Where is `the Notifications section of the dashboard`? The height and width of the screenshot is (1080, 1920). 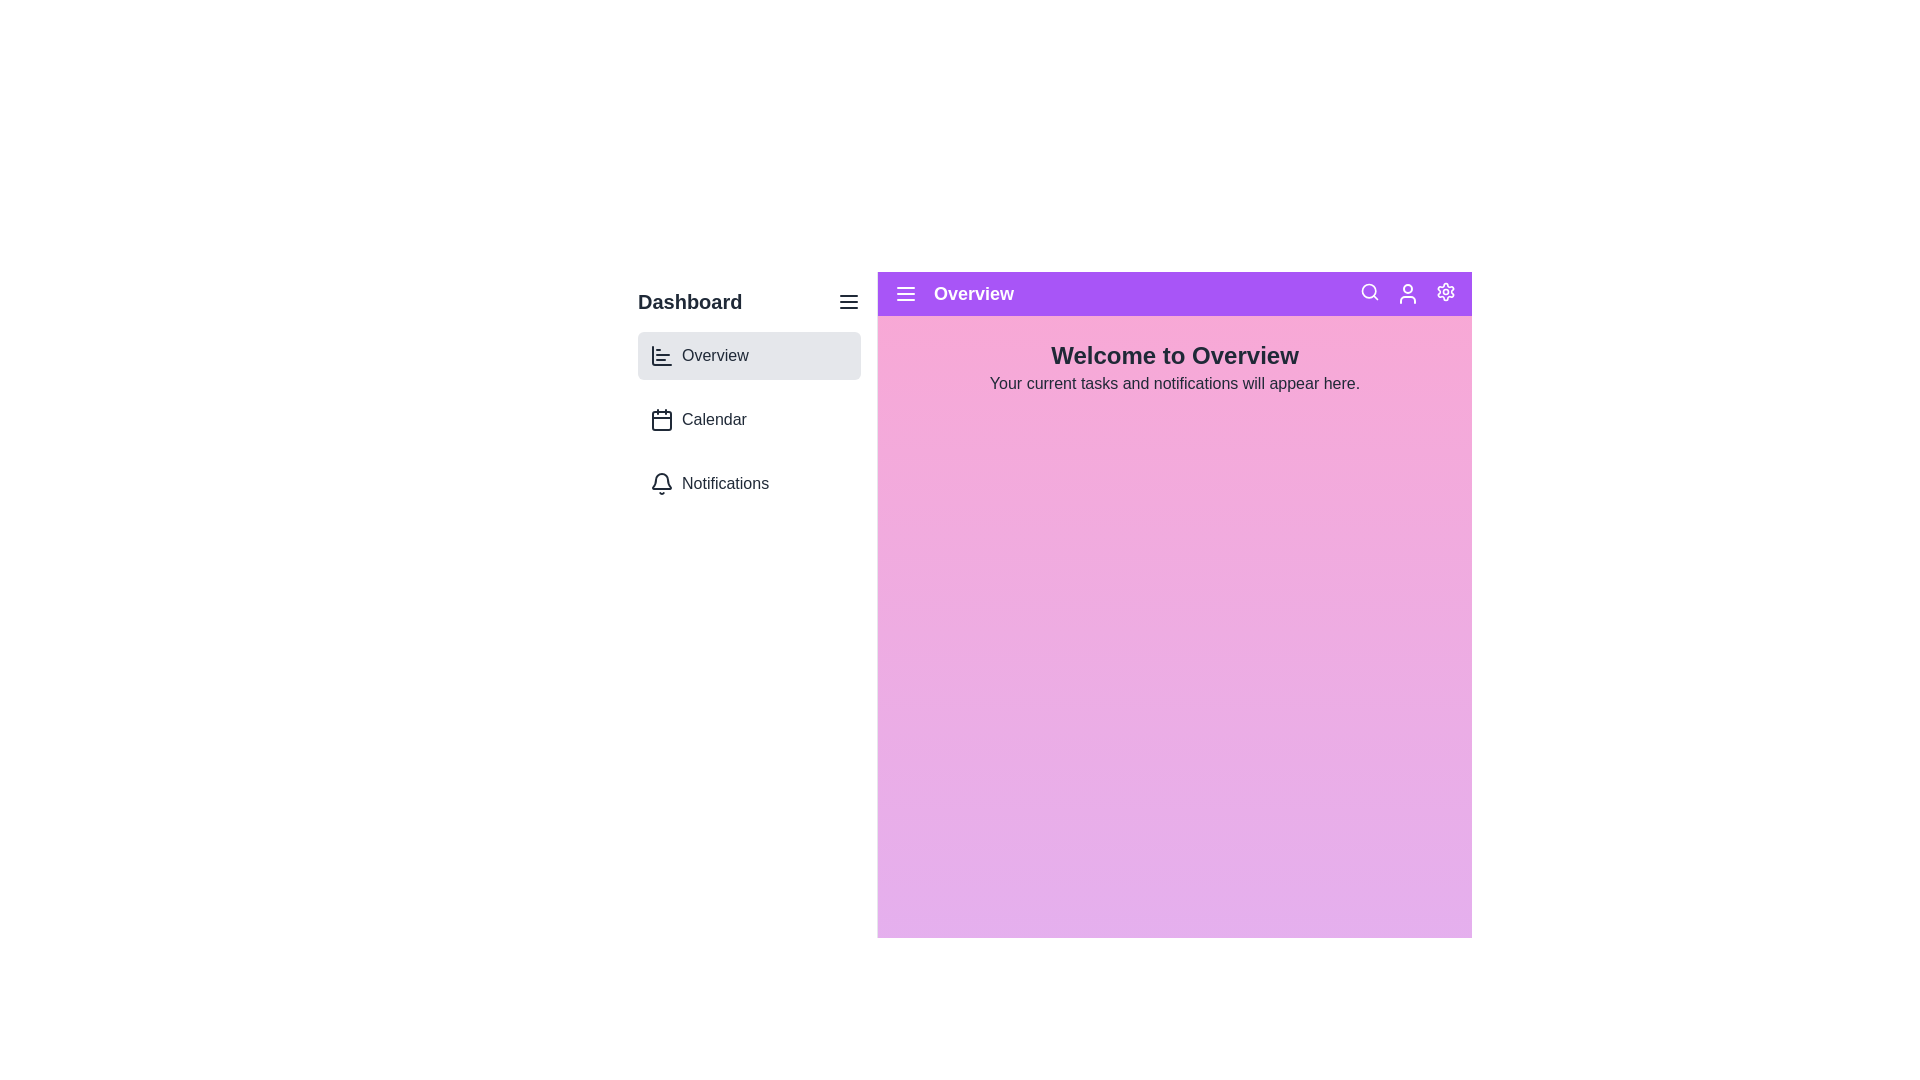 the Notifications section of the dashboard is located at coordinates (748, 483).